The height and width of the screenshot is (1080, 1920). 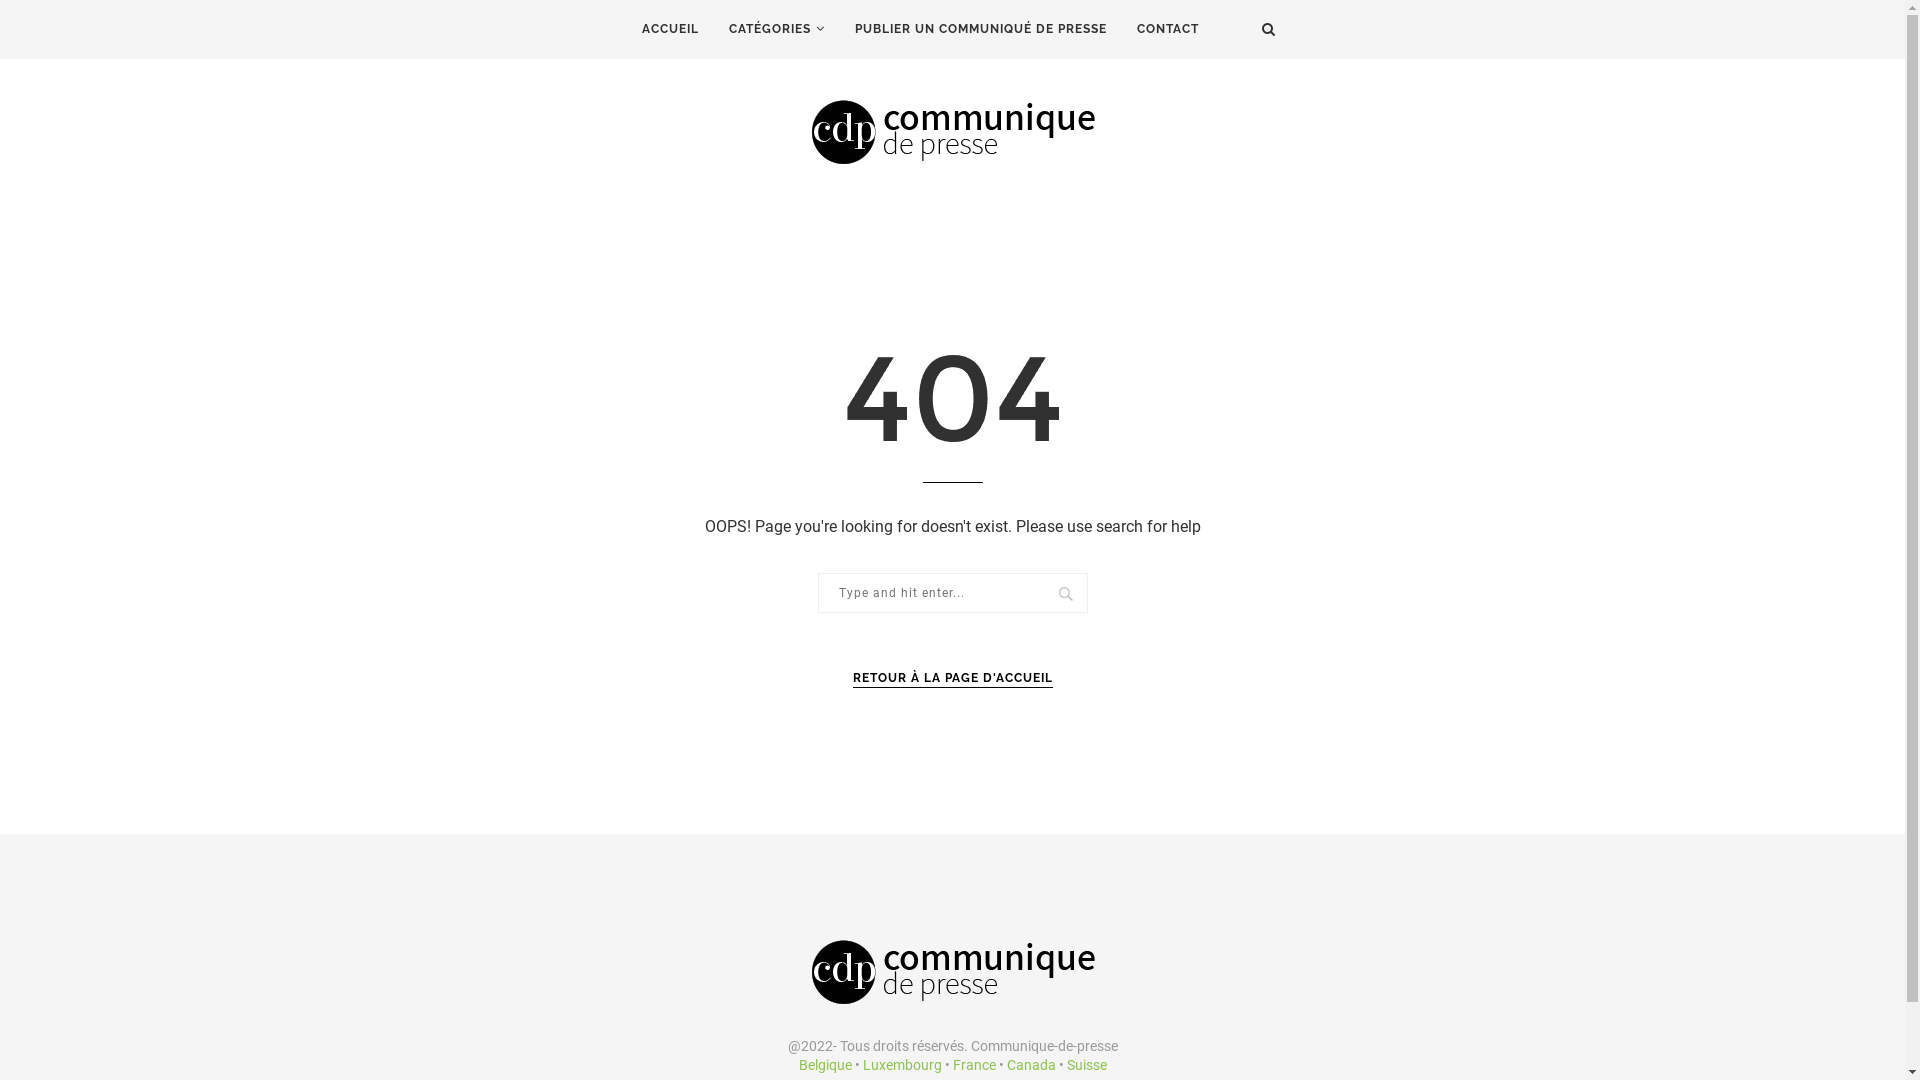 What do you see at coordinates (1064, 1063) in the screenshot?
I see `'Suisse'` at bounding box center [1064, 1063].